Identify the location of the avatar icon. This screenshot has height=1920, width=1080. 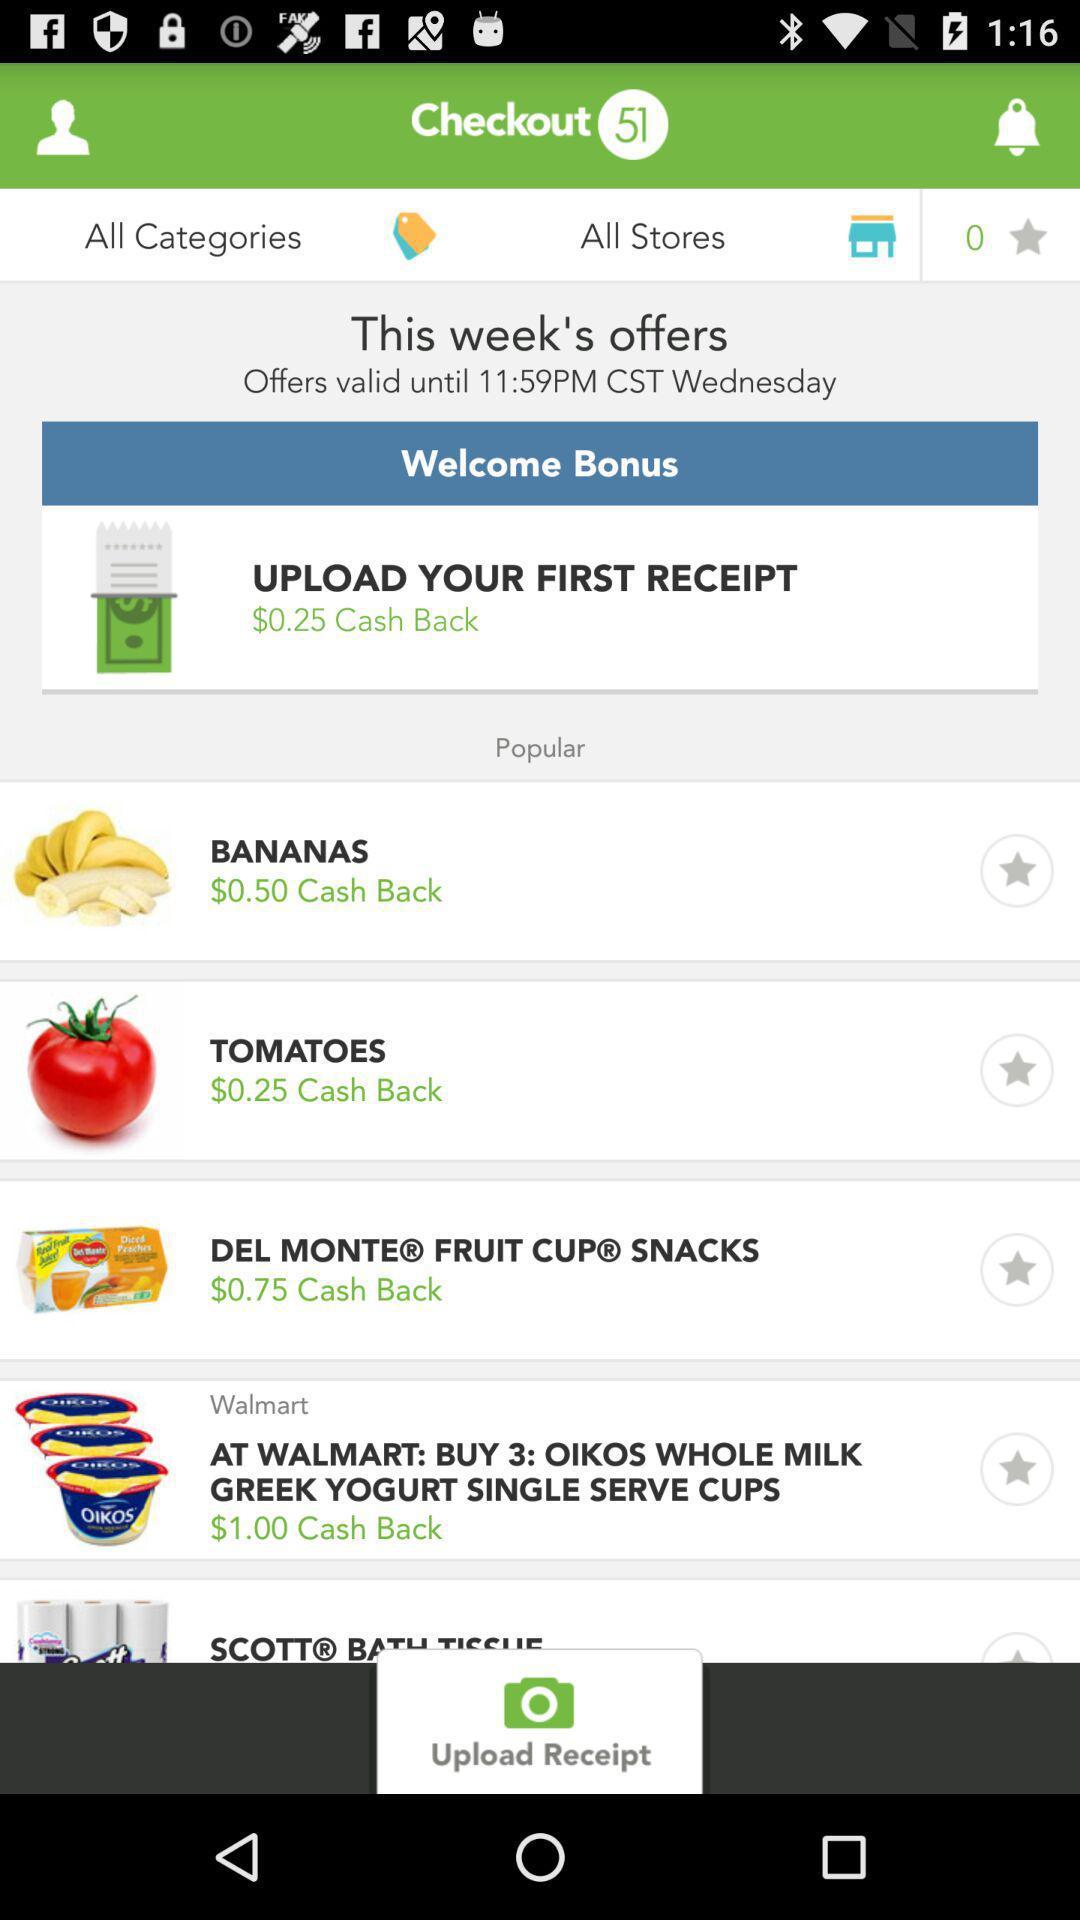
(61, 133).